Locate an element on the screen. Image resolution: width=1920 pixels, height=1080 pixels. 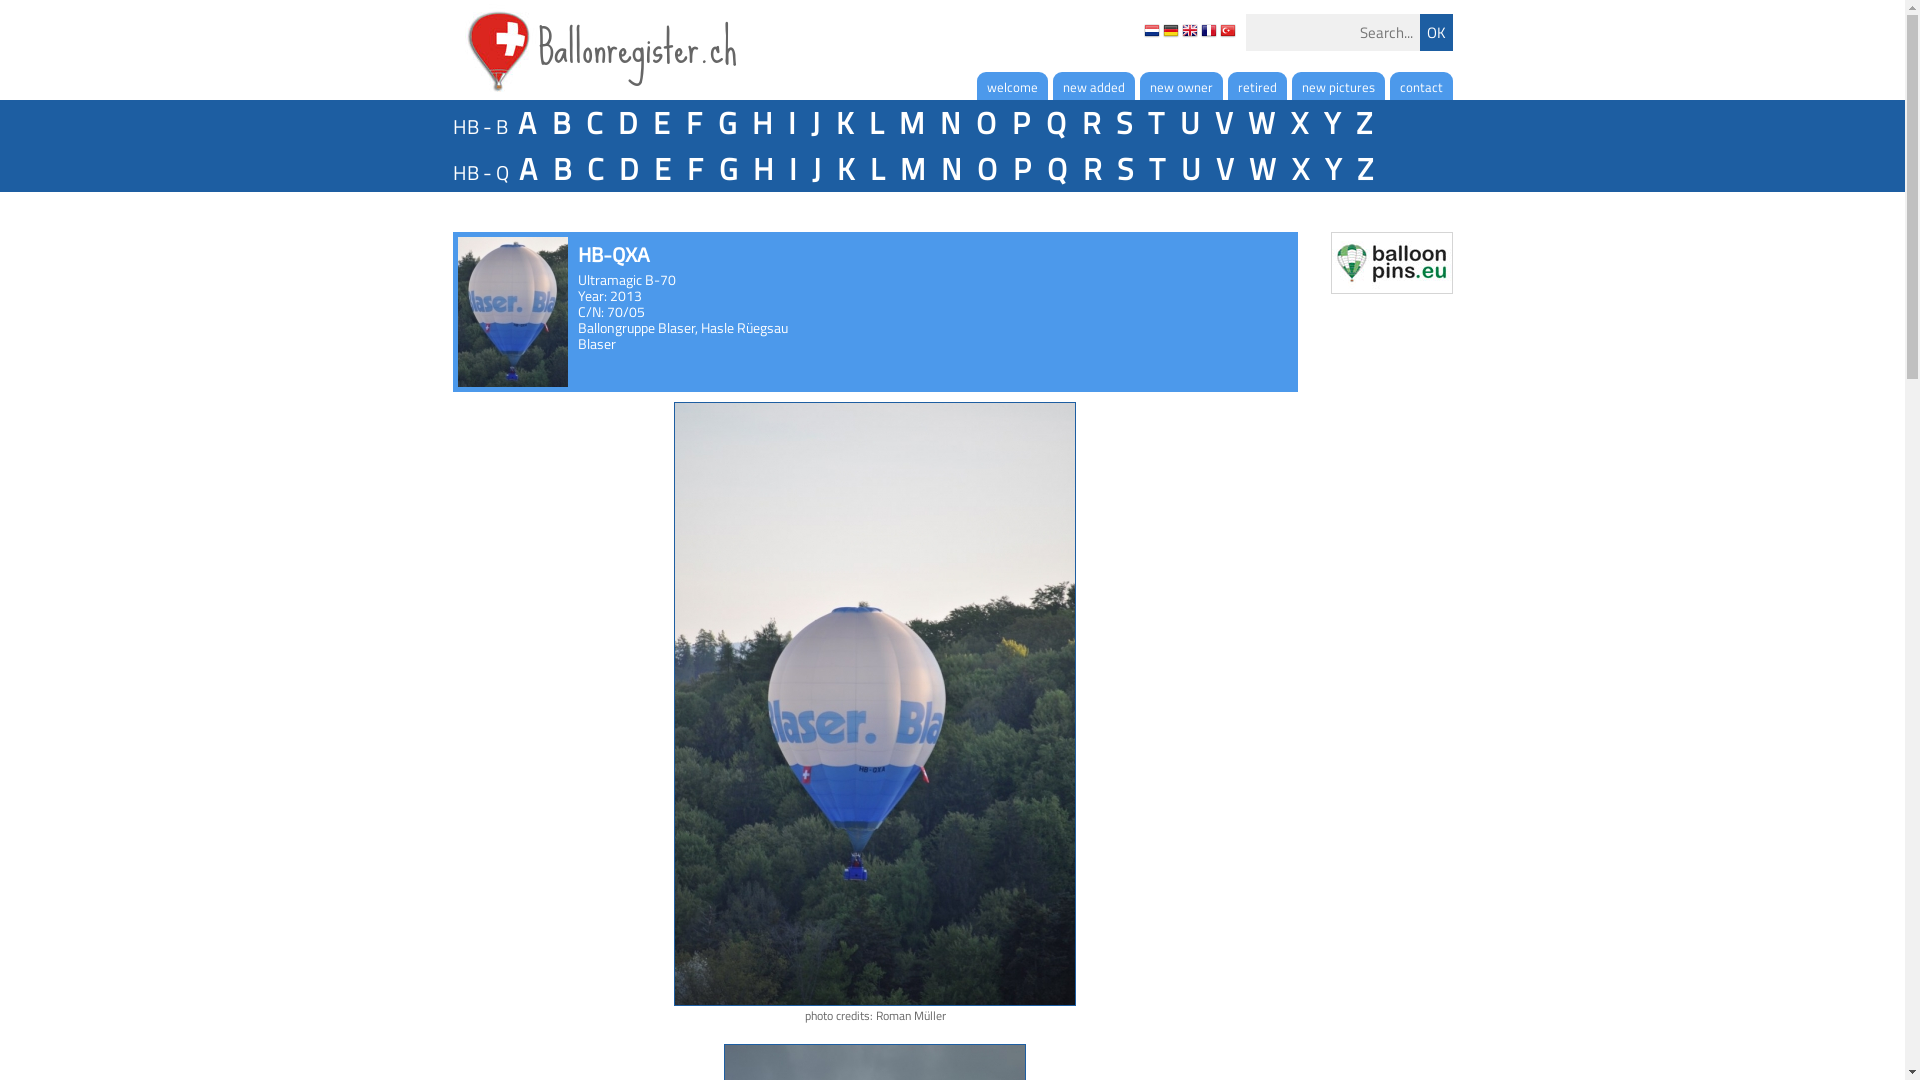
'M' is located at coordinates (892, 168).